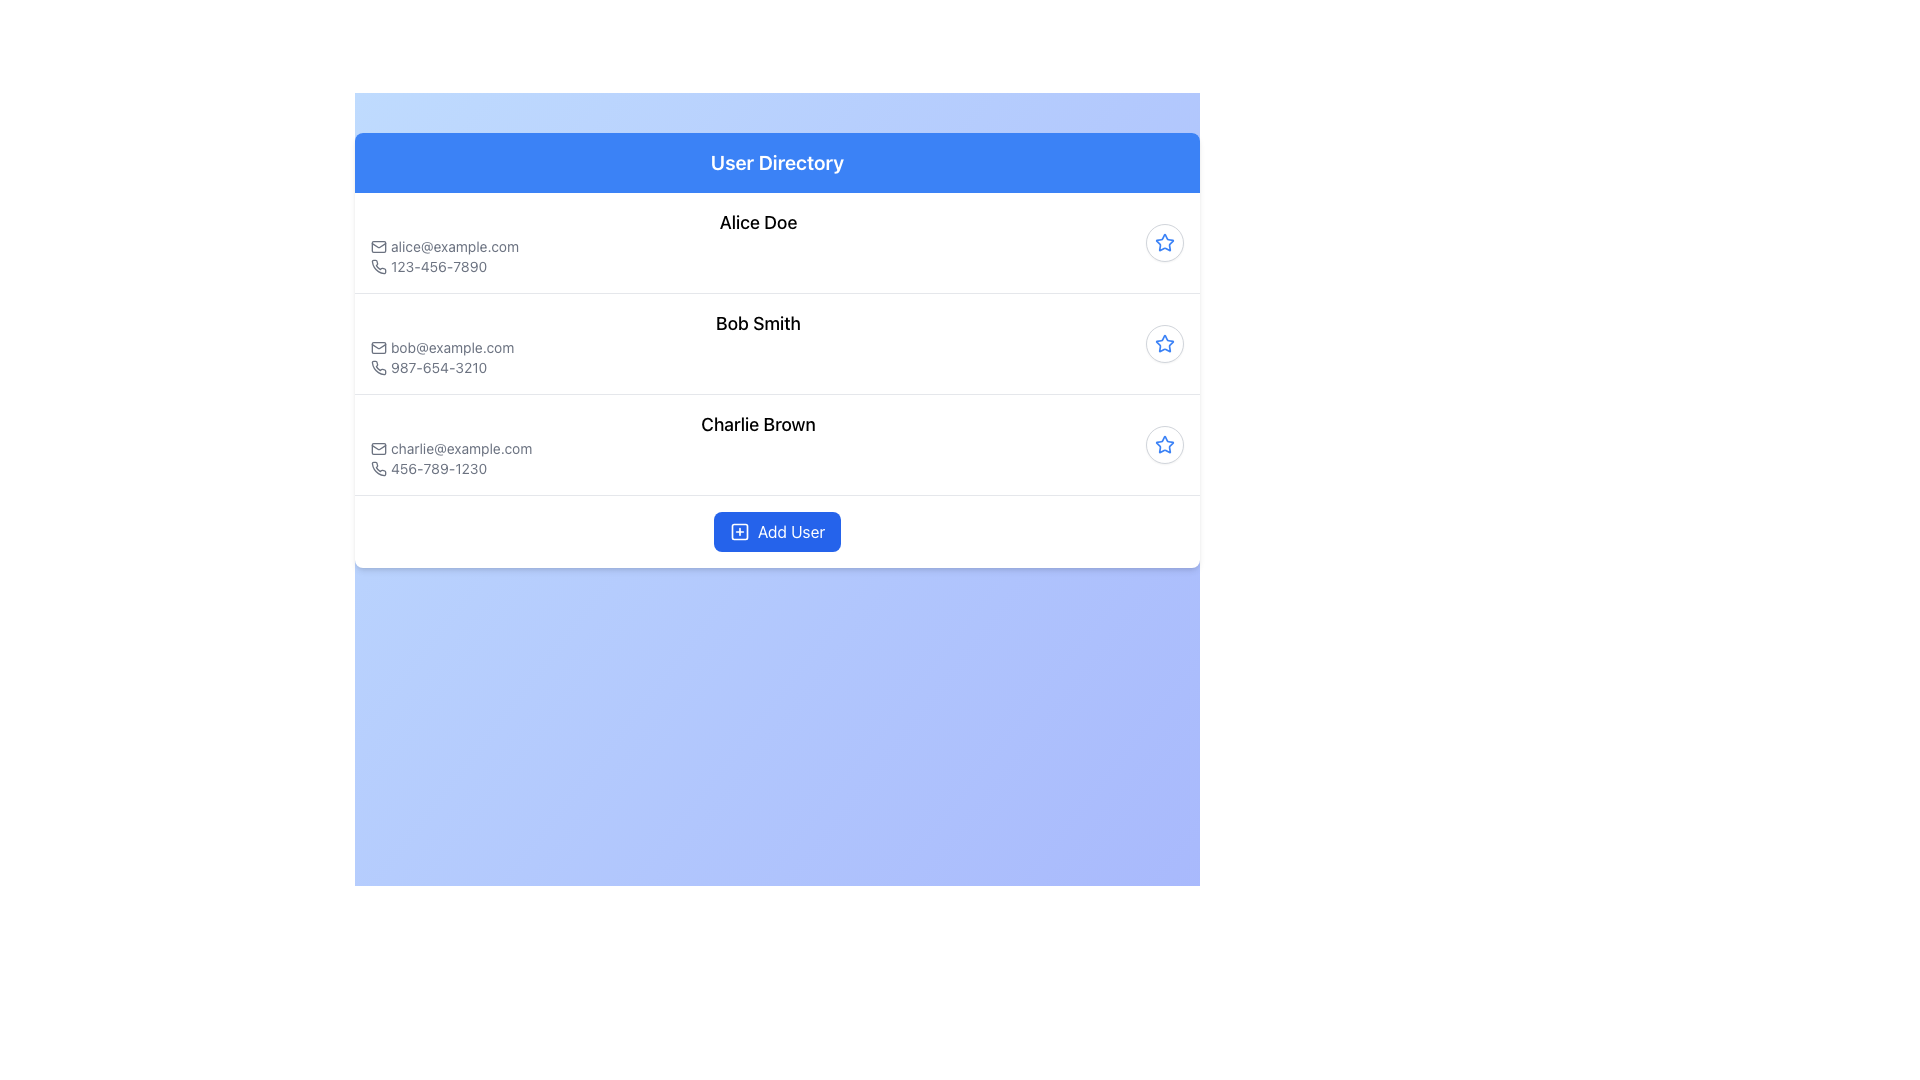 Image resolution: width=1920 pixels, height=1080 pixels. Describe the element at coordinates (738, 531) in the screenshot. I see `the background of the 'Add User' button icon, which visually indicates adding a user` at that location.